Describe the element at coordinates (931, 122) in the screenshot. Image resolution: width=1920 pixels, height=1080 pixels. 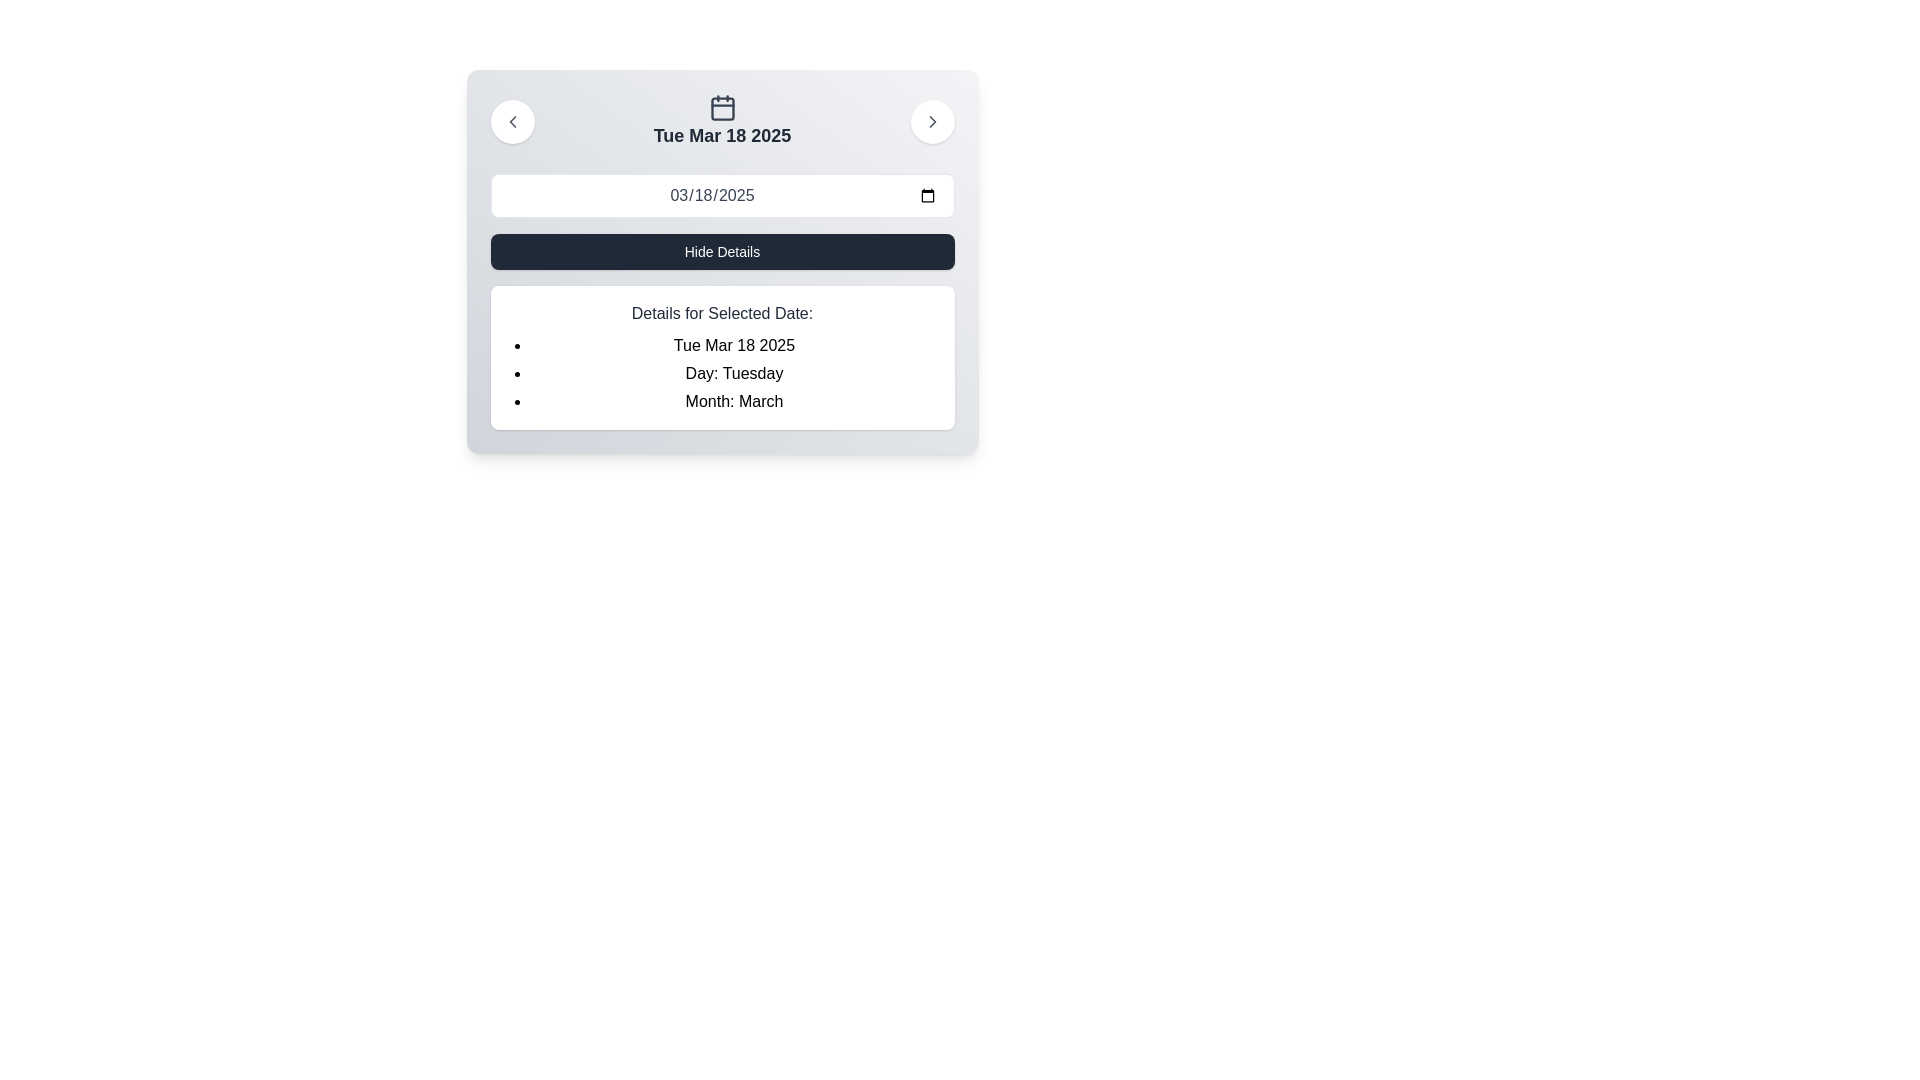
I see `the arrow icon located in the upper-right part of the interface to invoke navigation` at that location.